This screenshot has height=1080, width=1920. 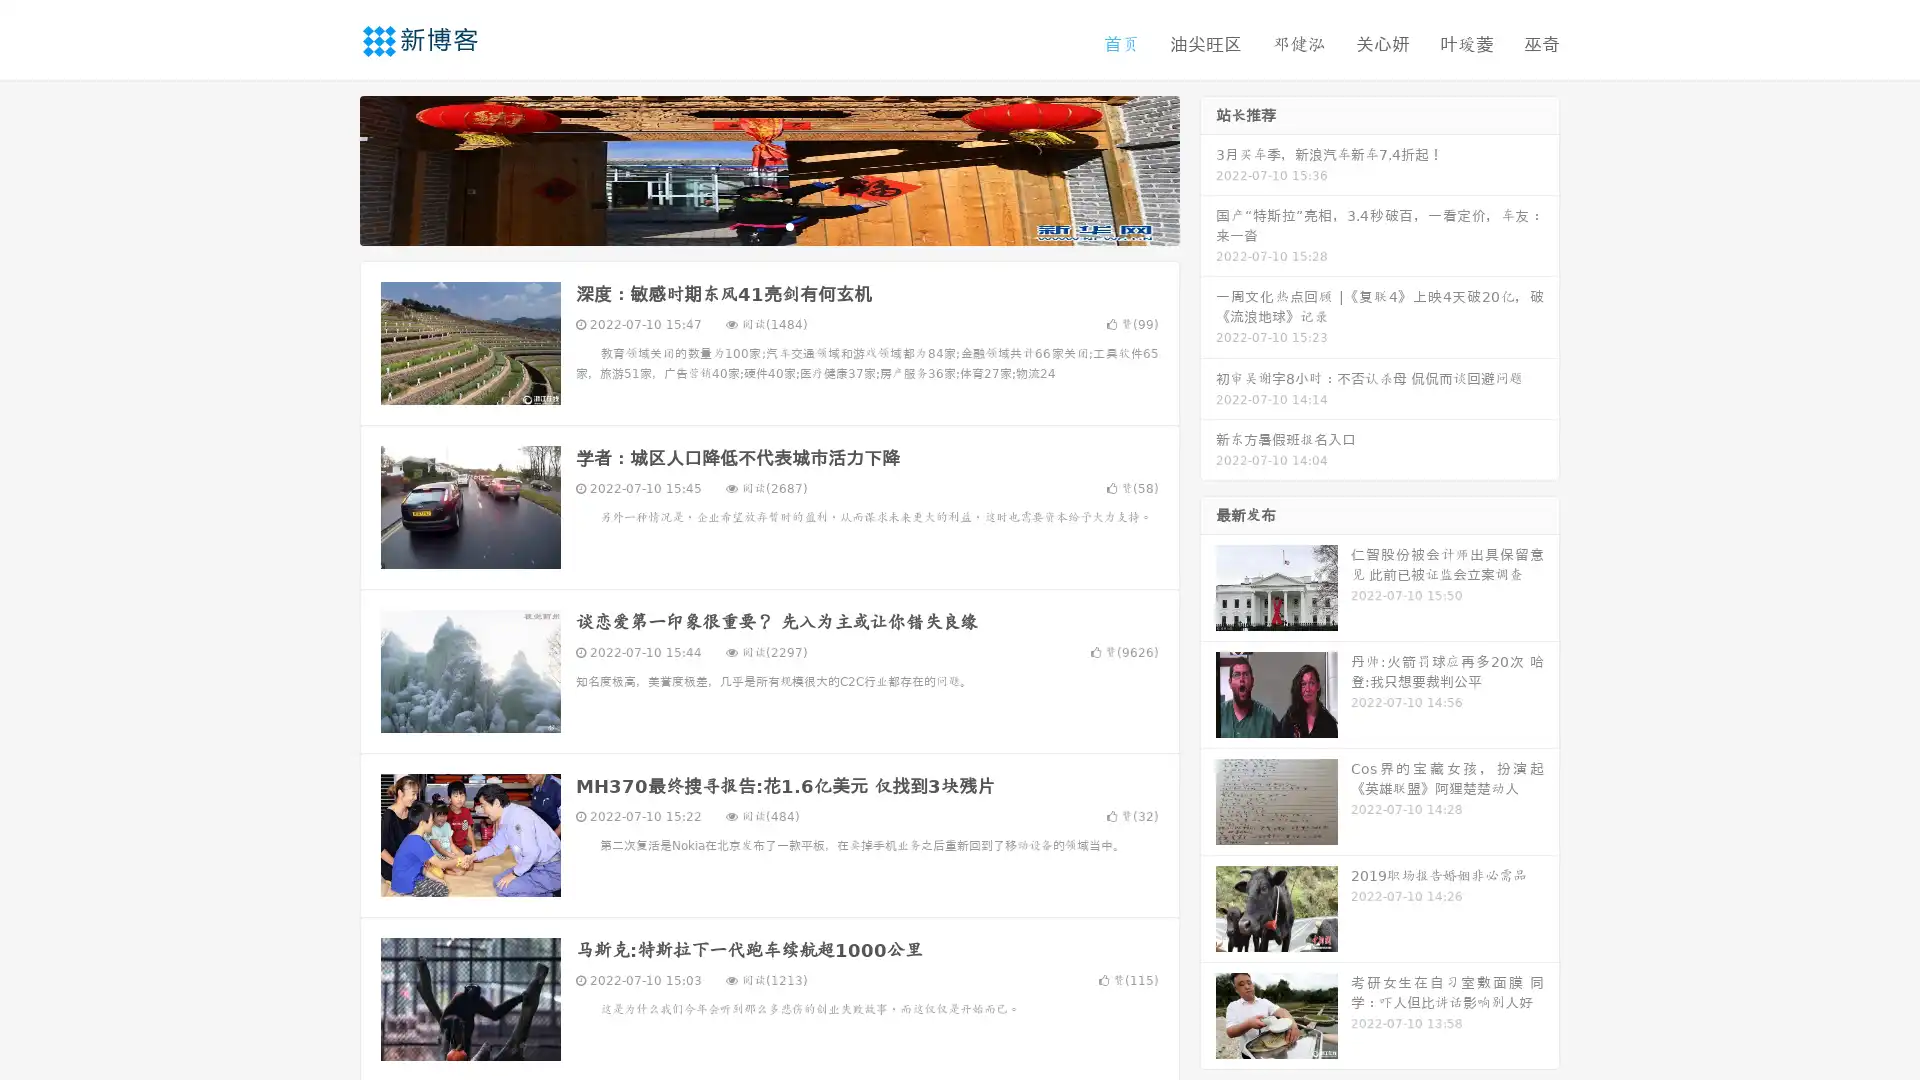 What do you see at coordinates (330, 168) in the screenshot?
I see `Previous slide` at bounding box center [330, 168].